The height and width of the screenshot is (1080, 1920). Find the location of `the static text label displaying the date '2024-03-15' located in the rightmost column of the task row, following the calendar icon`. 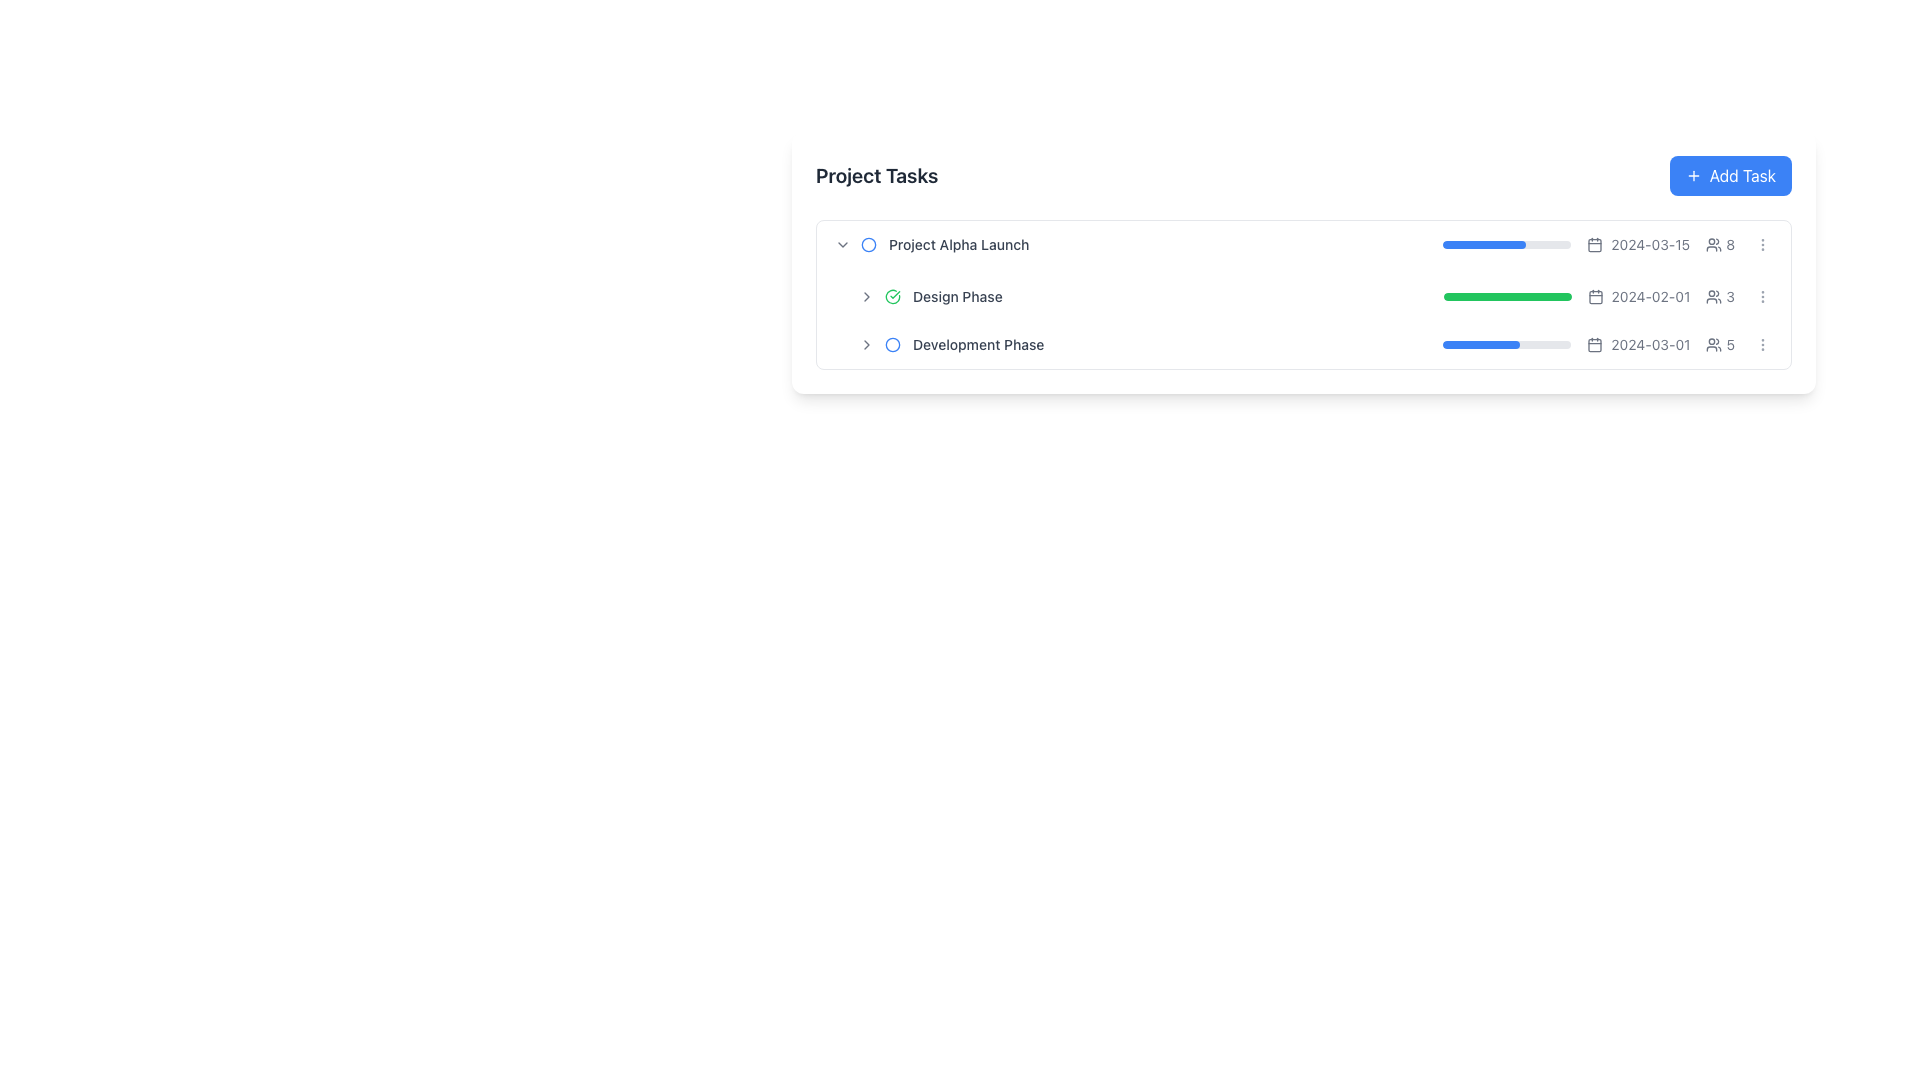

the static text label displaying the date '2024-03-15' located in the rightmost column of the task row, following the calendar icon is located at coordinates (1650, 244).